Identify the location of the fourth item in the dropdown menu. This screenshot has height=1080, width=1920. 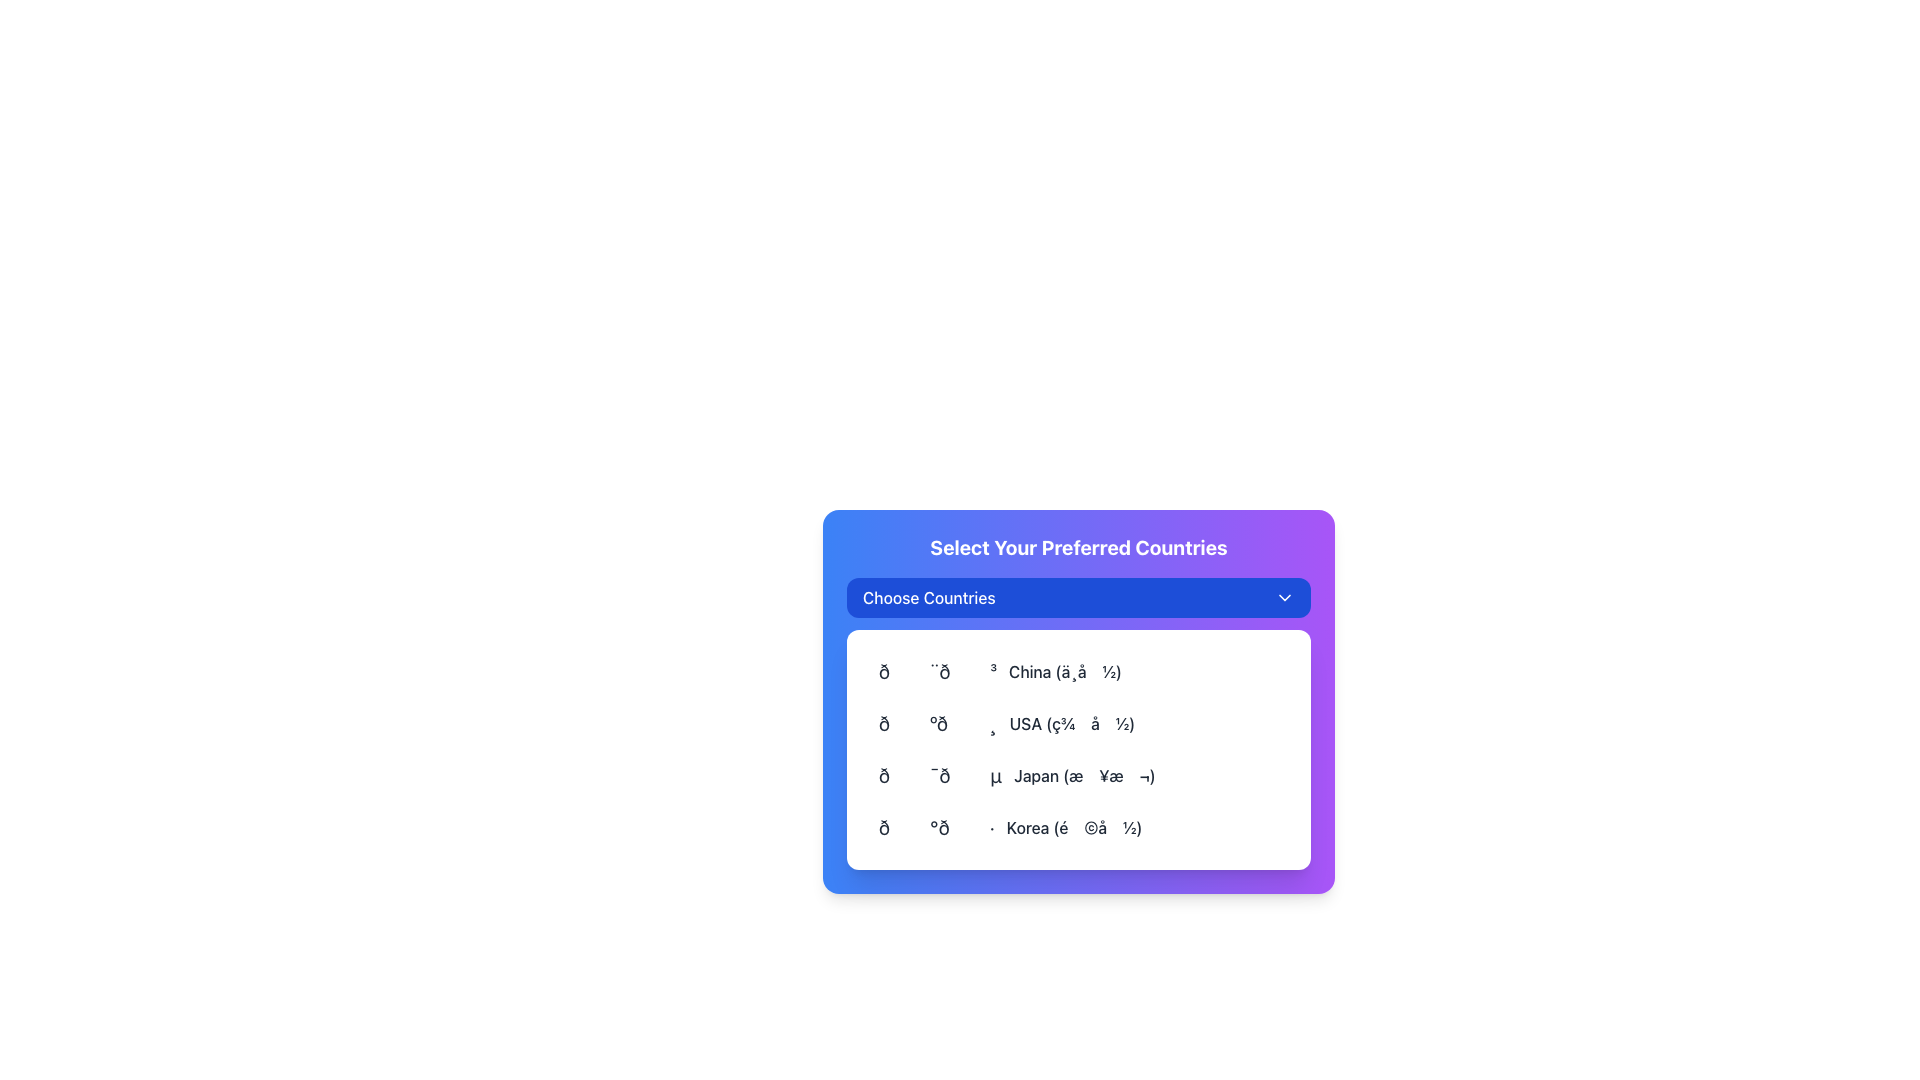
(1010, 828).